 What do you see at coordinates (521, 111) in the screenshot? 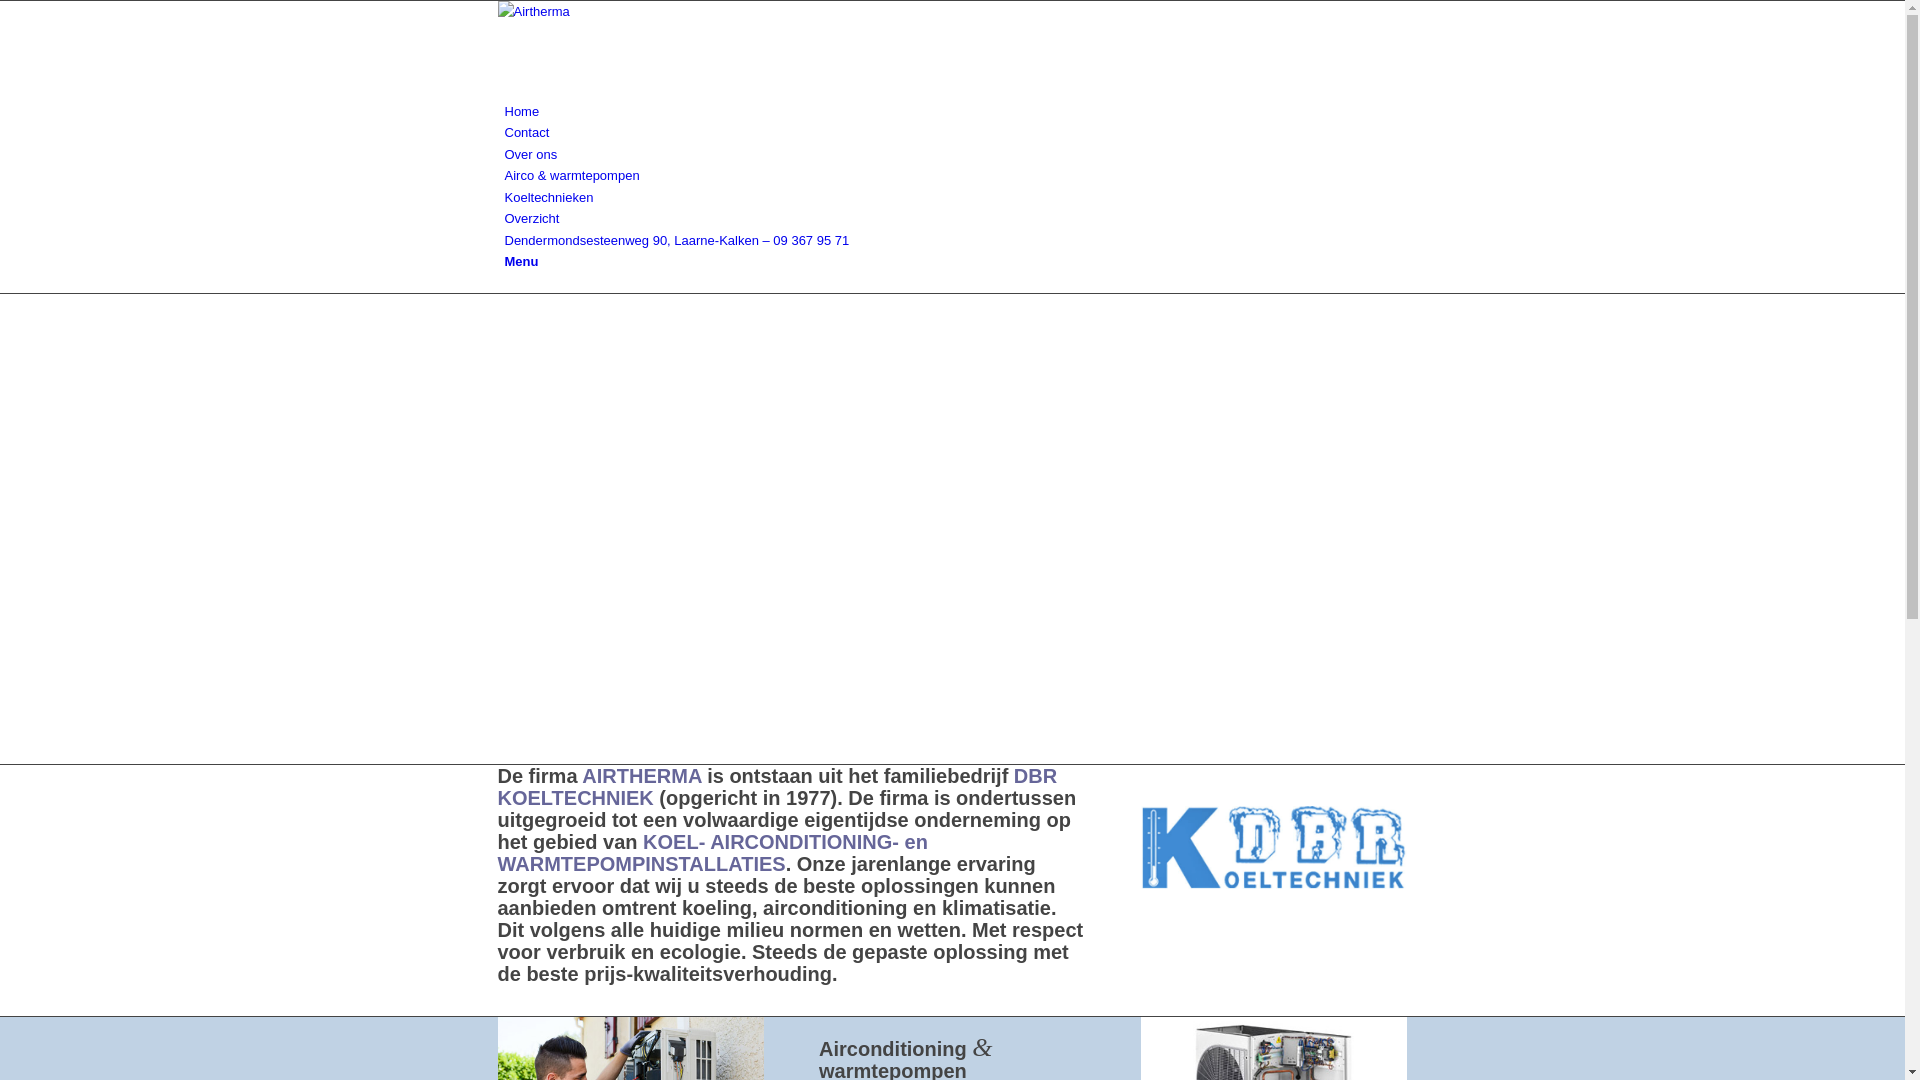
I see `'Home'` at bounding box center [521, 111].